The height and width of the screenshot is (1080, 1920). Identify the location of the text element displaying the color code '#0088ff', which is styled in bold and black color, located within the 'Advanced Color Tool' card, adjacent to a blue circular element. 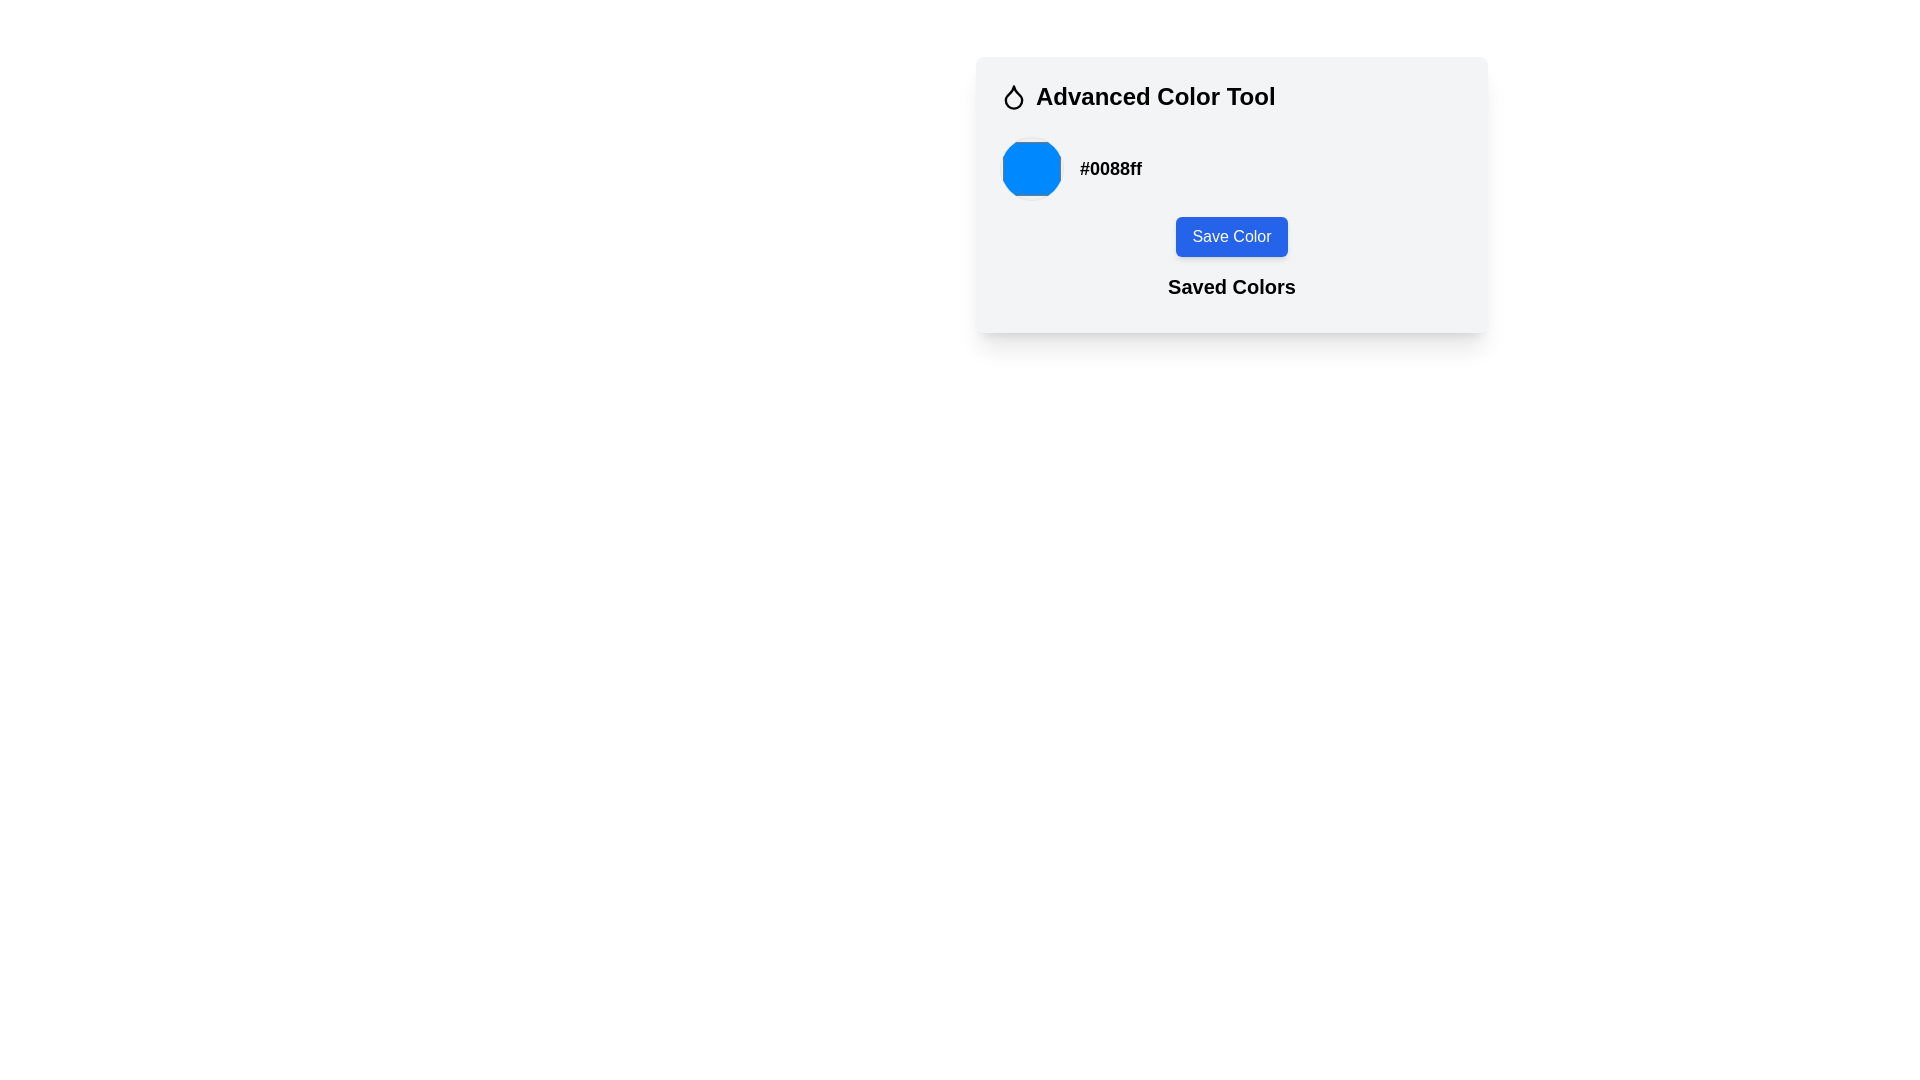
(1110, 168).